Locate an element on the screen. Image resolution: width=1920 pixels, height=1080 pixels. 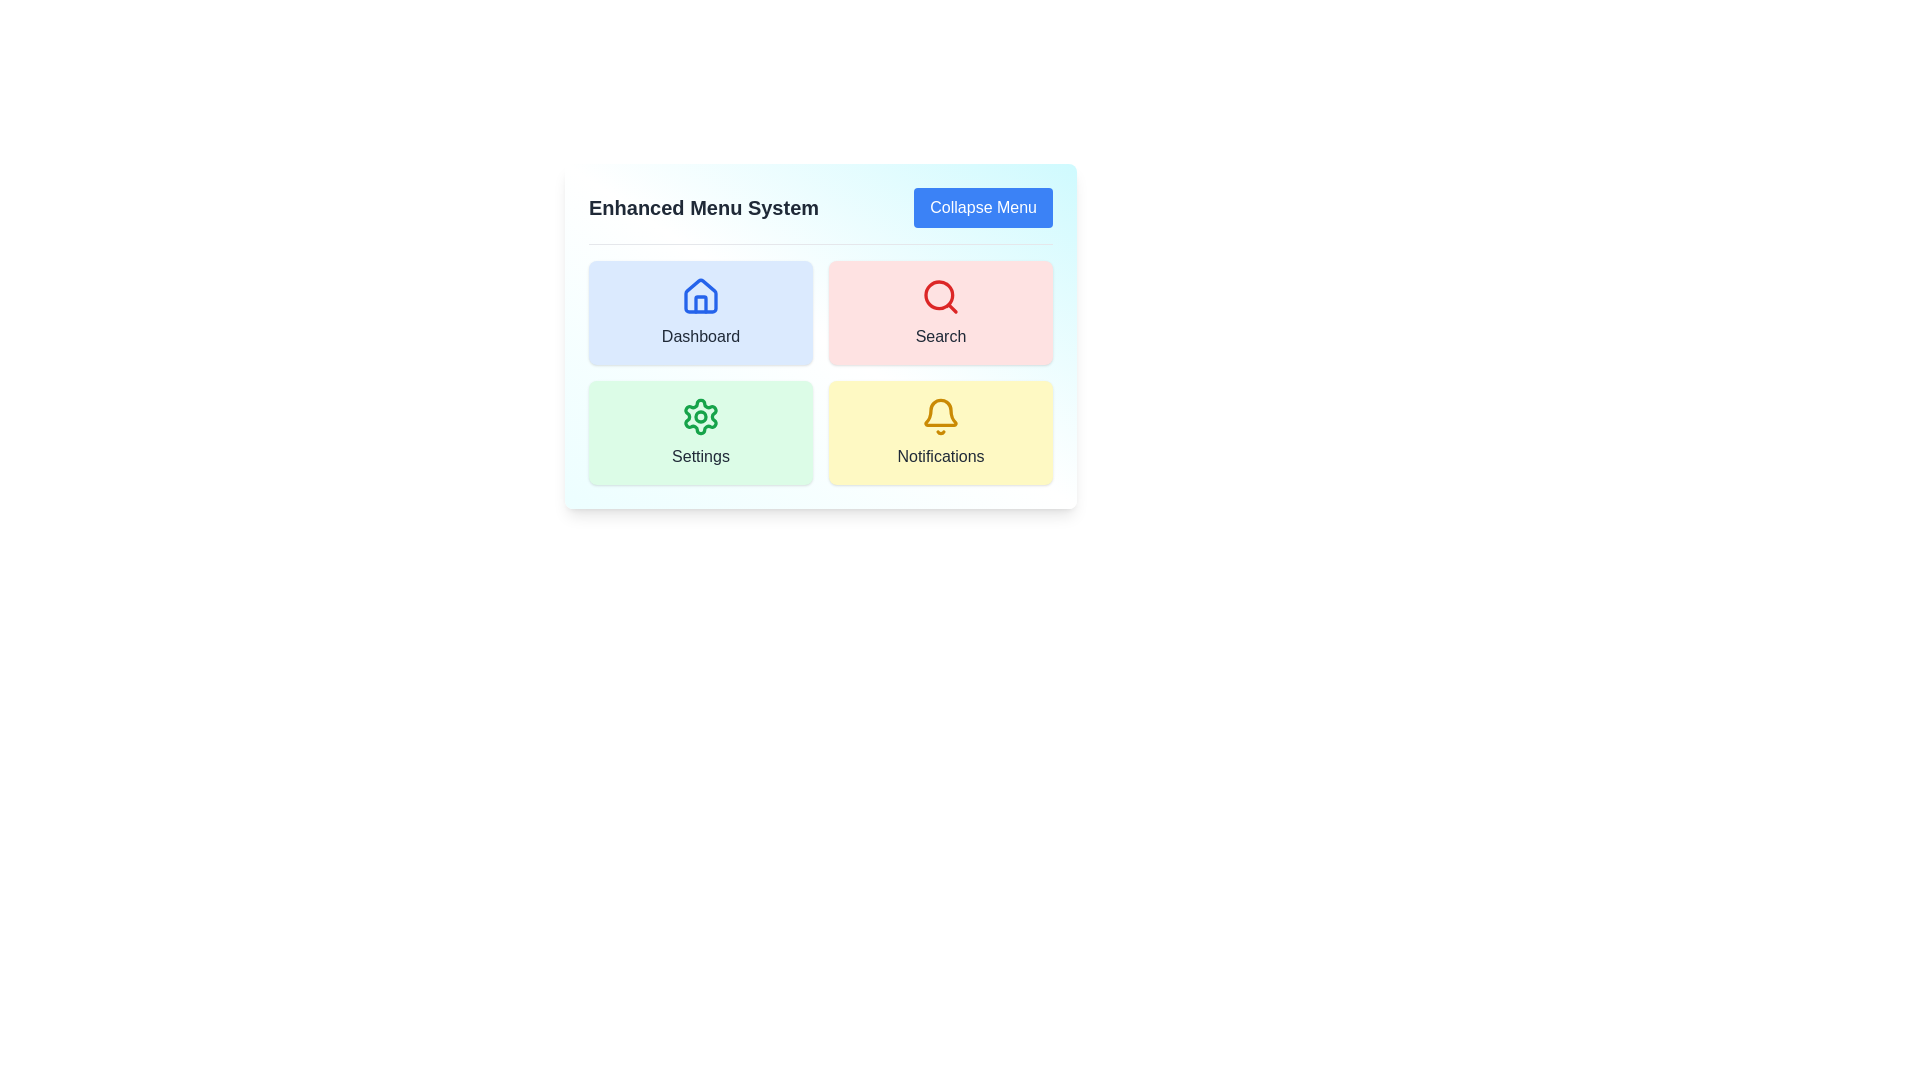
the text label indicating 'Enhanced Menu System', which serves as a header for the surrounding interface section is located at coordinates (704, 208).